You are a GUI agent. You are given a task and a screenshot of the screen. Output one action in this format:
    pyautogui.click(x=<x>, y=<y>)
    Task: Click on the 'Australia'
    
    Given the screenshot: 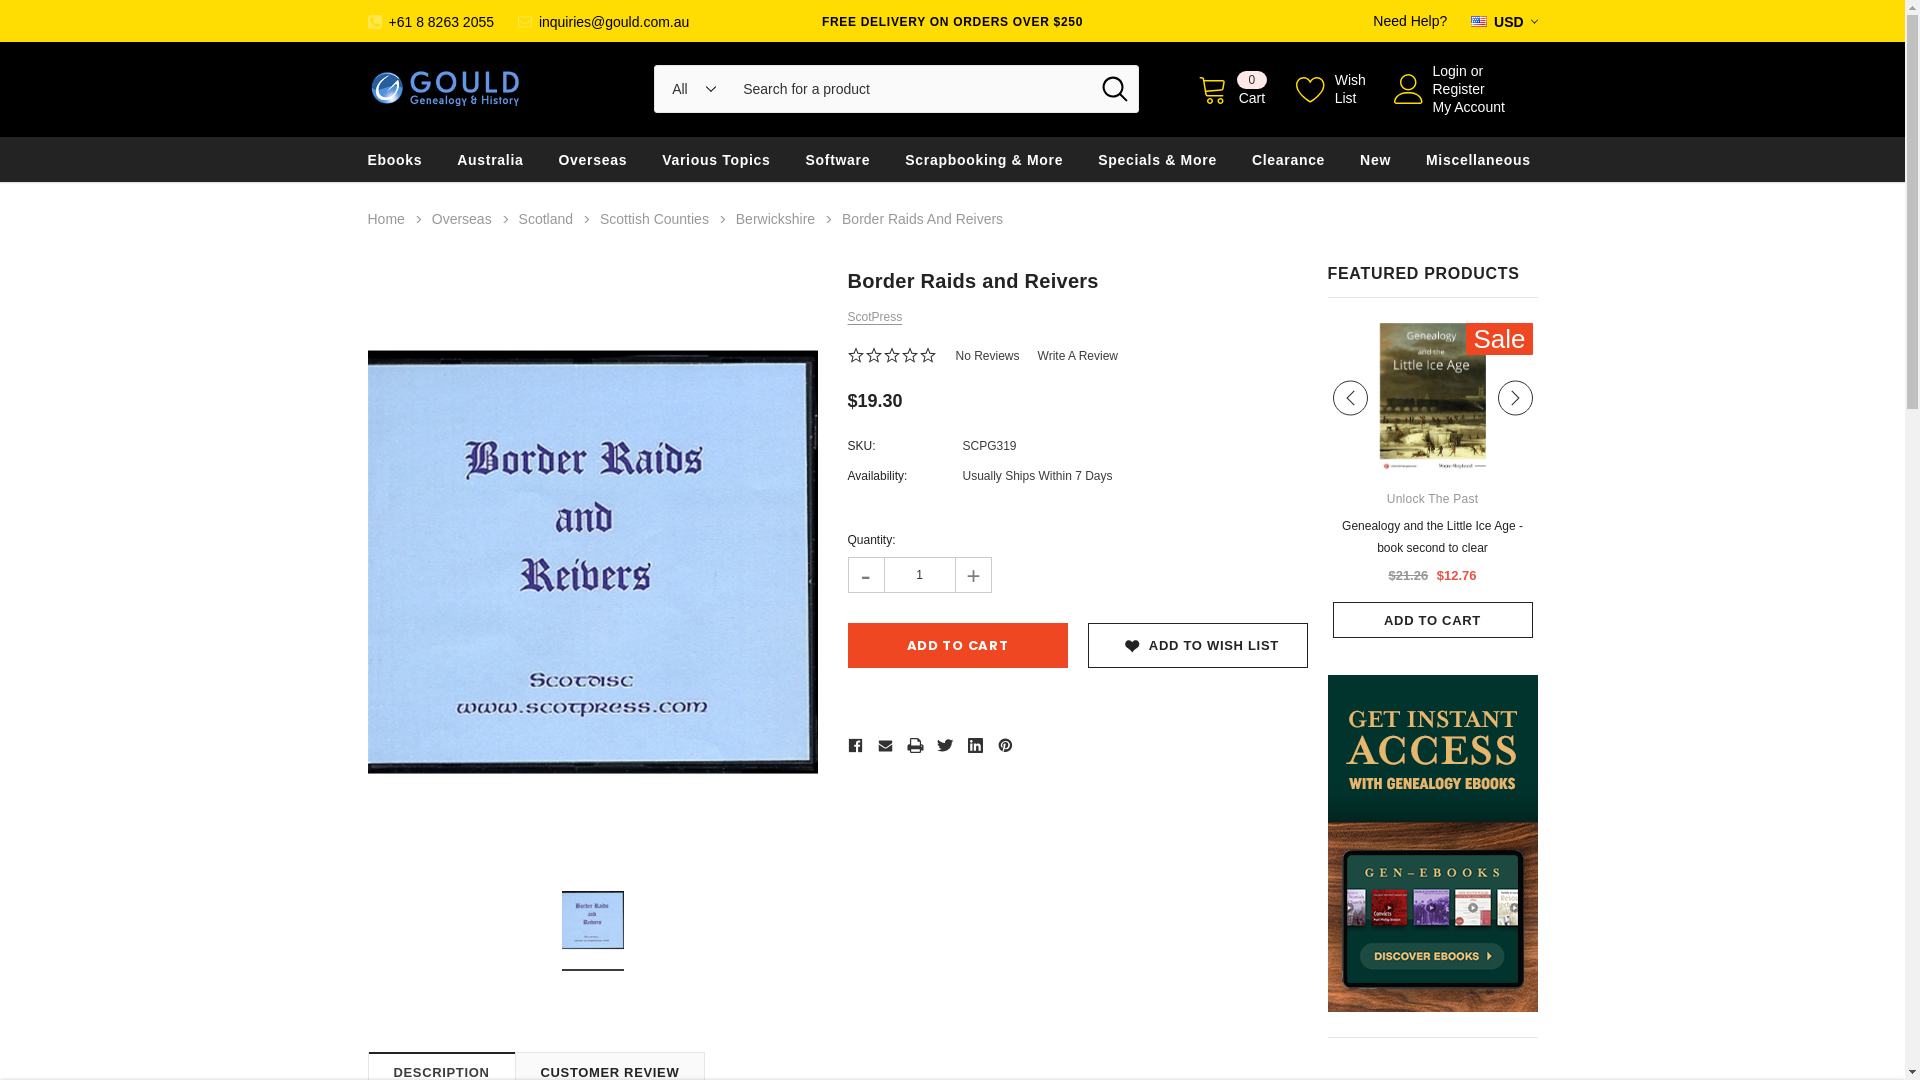 What is the action you would take?
    pyautogui.click(x=455, y=158)
    